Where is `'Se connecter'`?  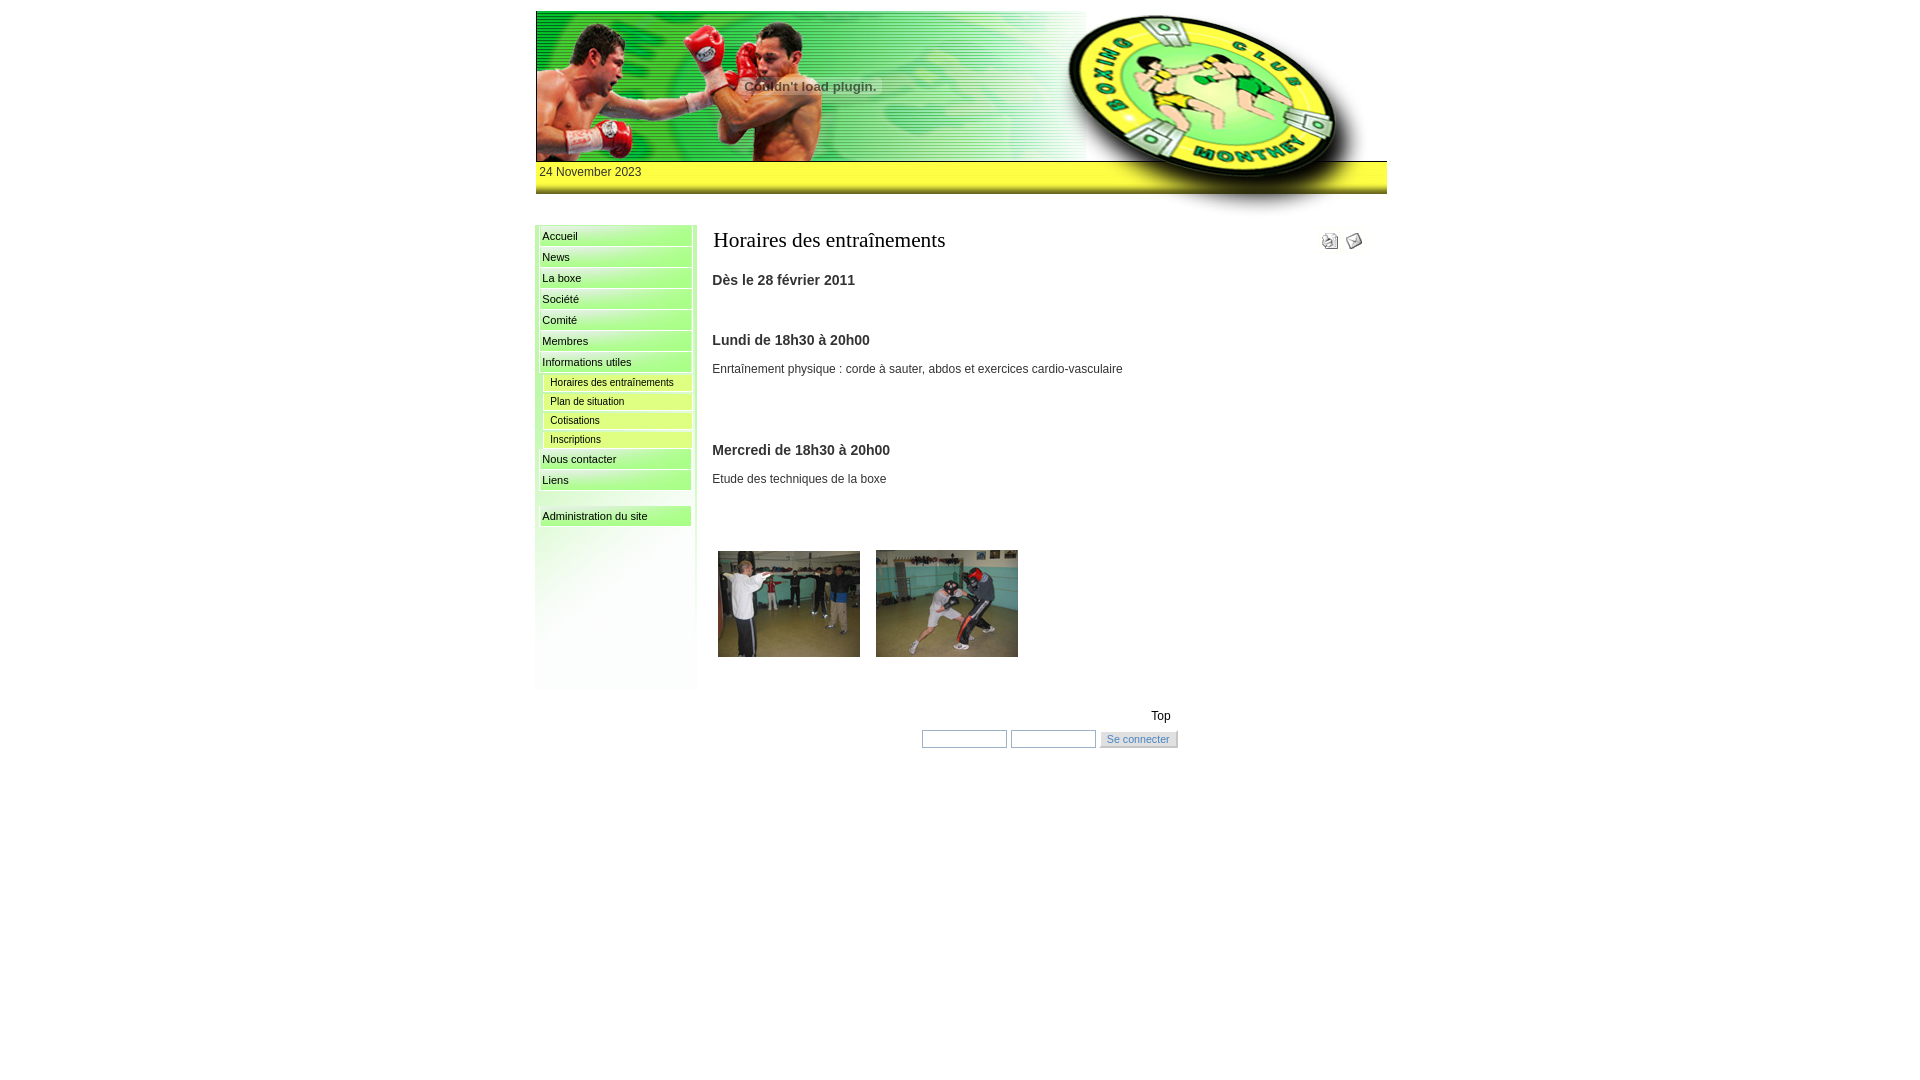 'Se connecter' is located at coordinates (1138, 739).